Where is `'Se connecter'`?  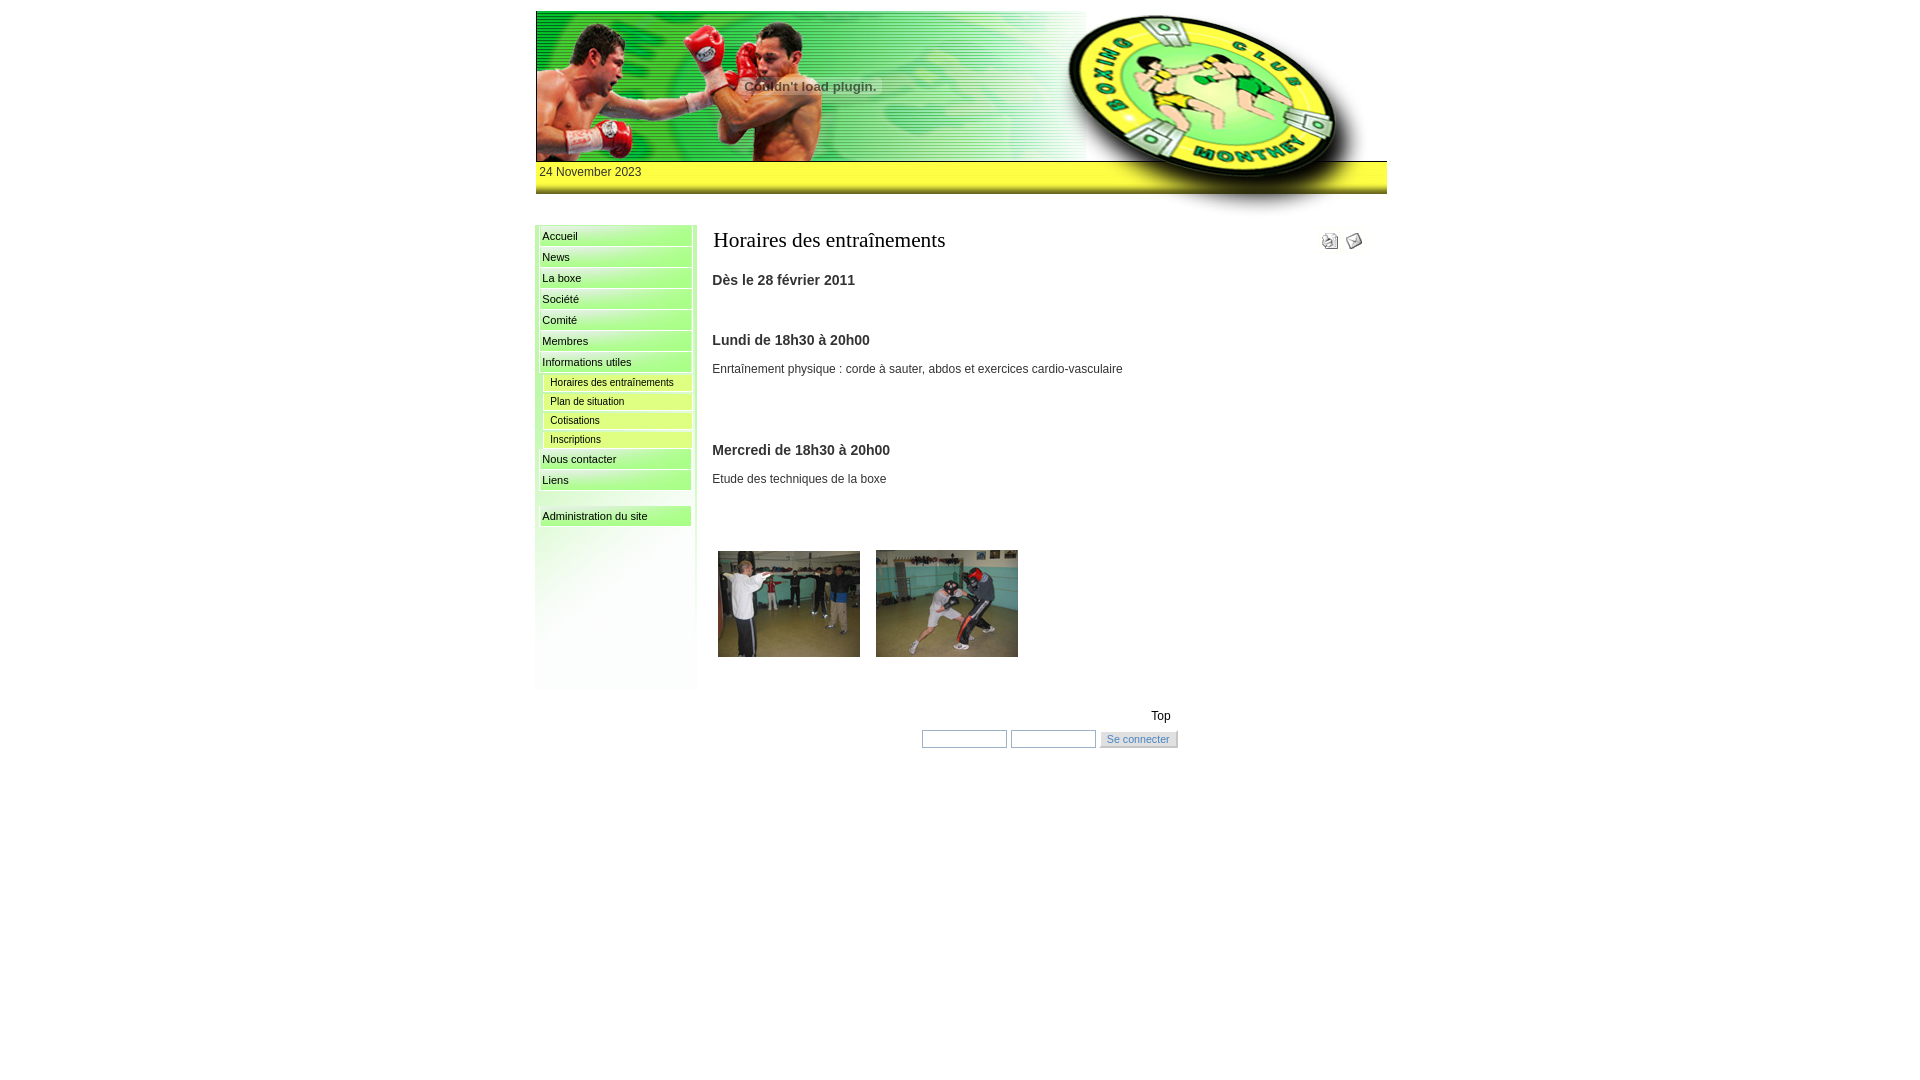 'Se connecter' is located at coordinates (1138, 739).